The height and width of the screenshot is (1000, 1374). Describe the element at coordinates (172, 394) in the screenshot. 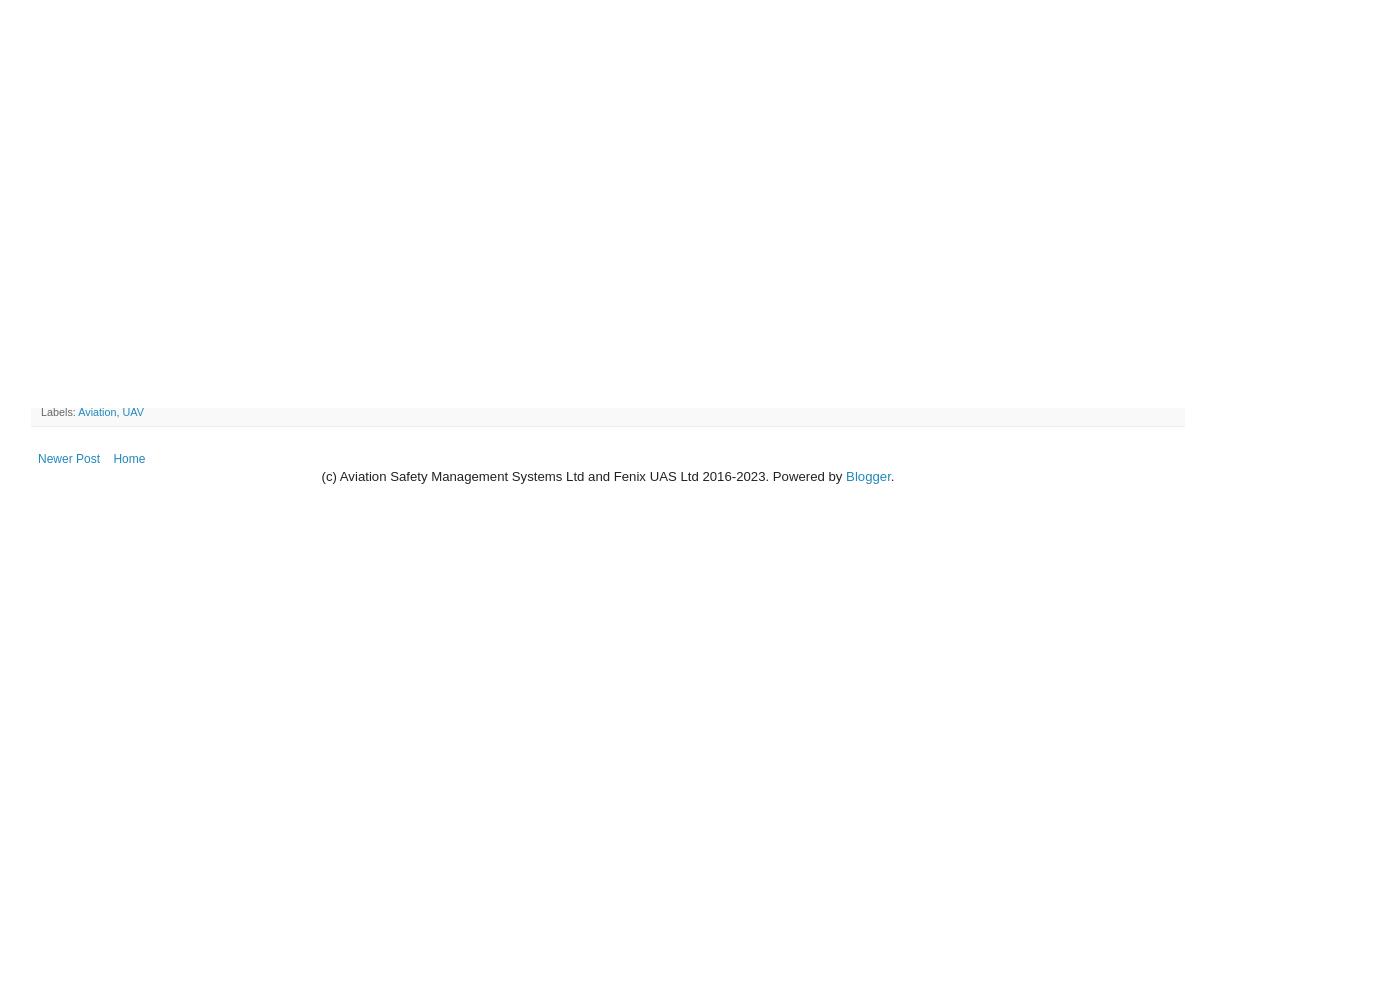

I see `'Share to Twitter'` at that location.